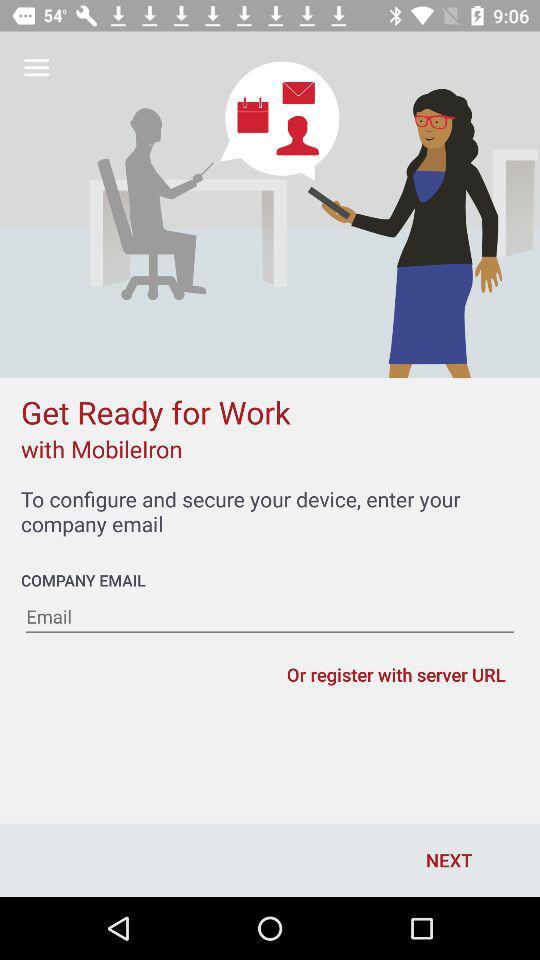 This screenshot has height=960, width=540. What do you see at coordinates (270, 616) in the screenshot?
I see `your email` at bounding box center [270, 616].